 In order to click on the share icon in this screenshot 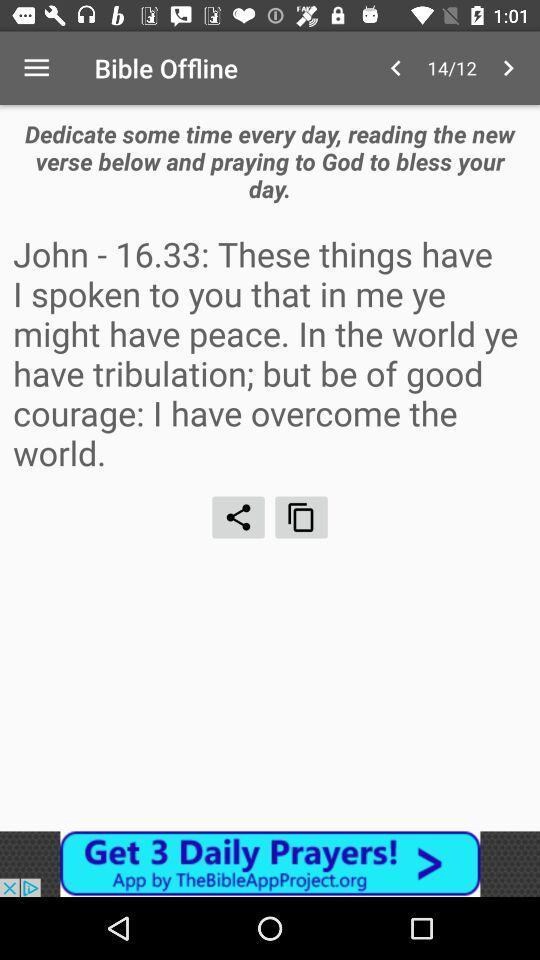, I will do `click(238, 516)`.